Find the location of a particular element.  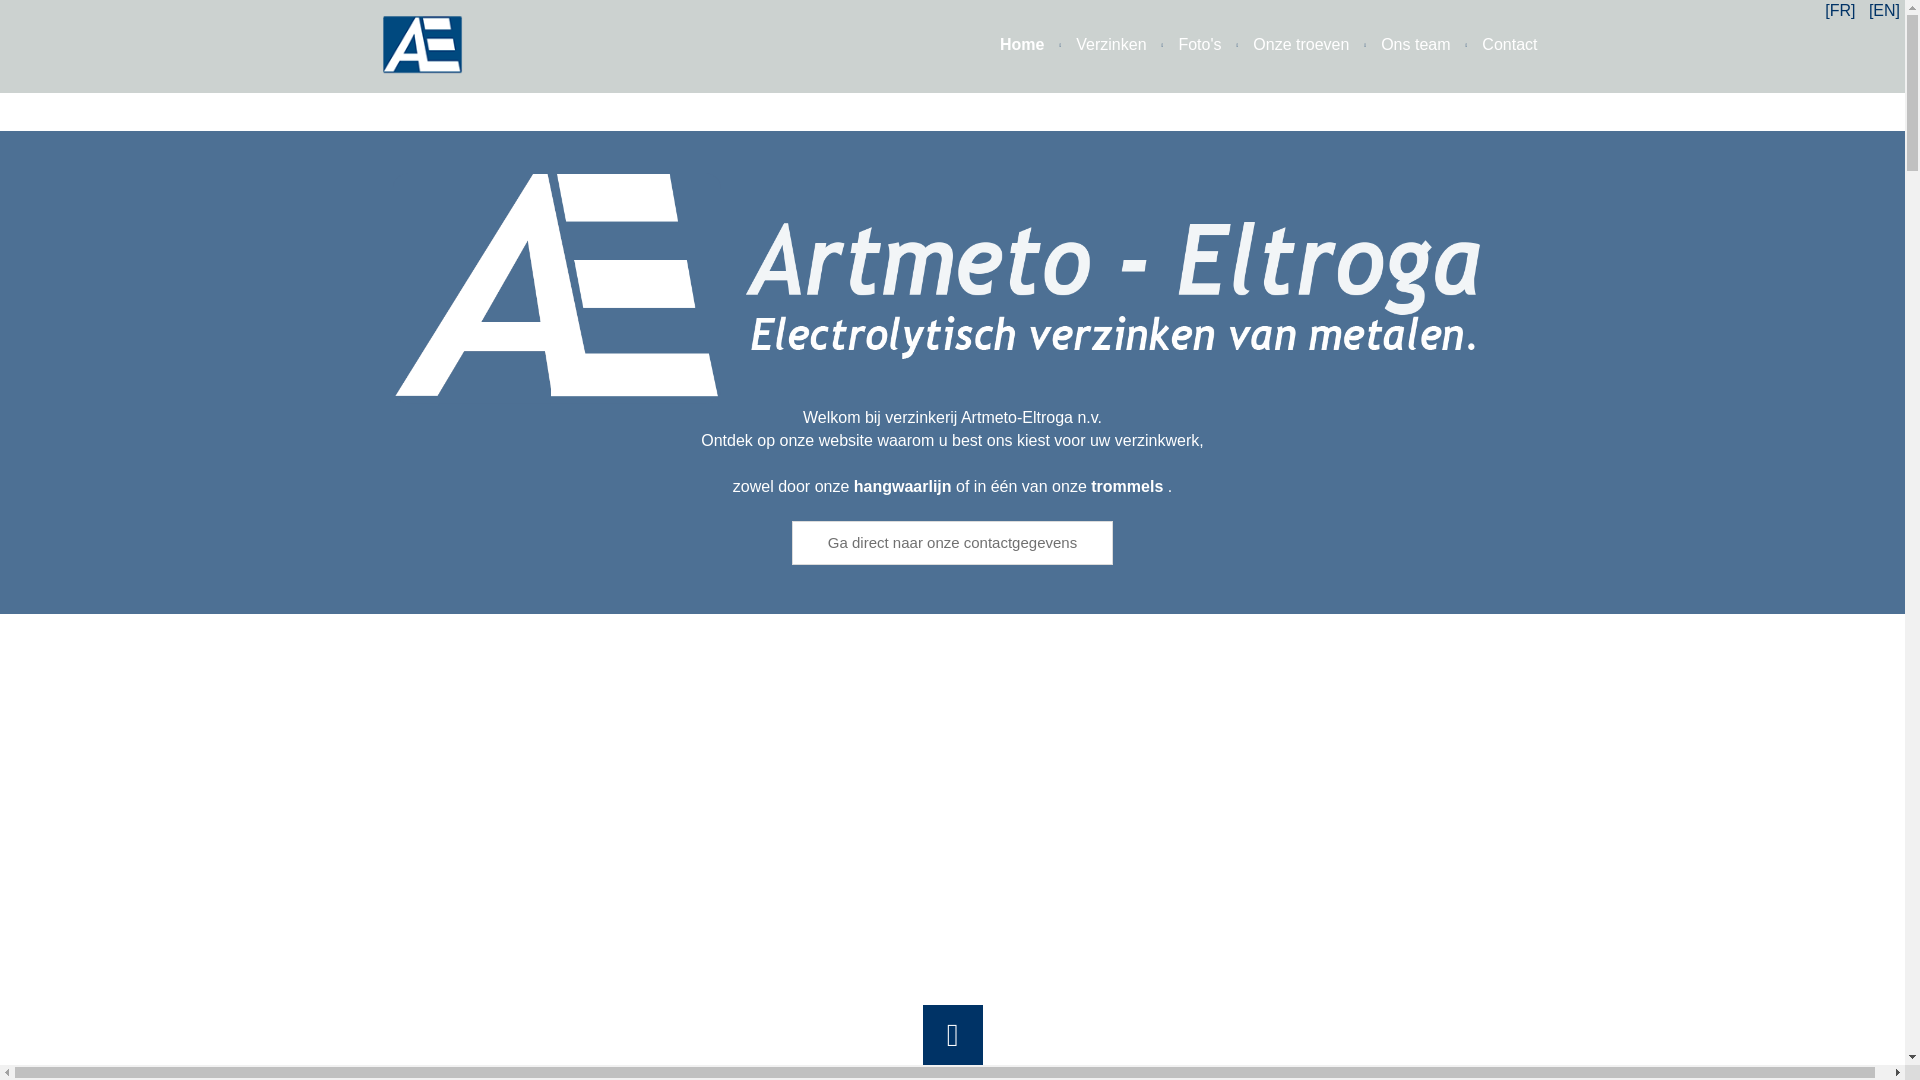

'Ons team' is located at coordinates (1398, 45).